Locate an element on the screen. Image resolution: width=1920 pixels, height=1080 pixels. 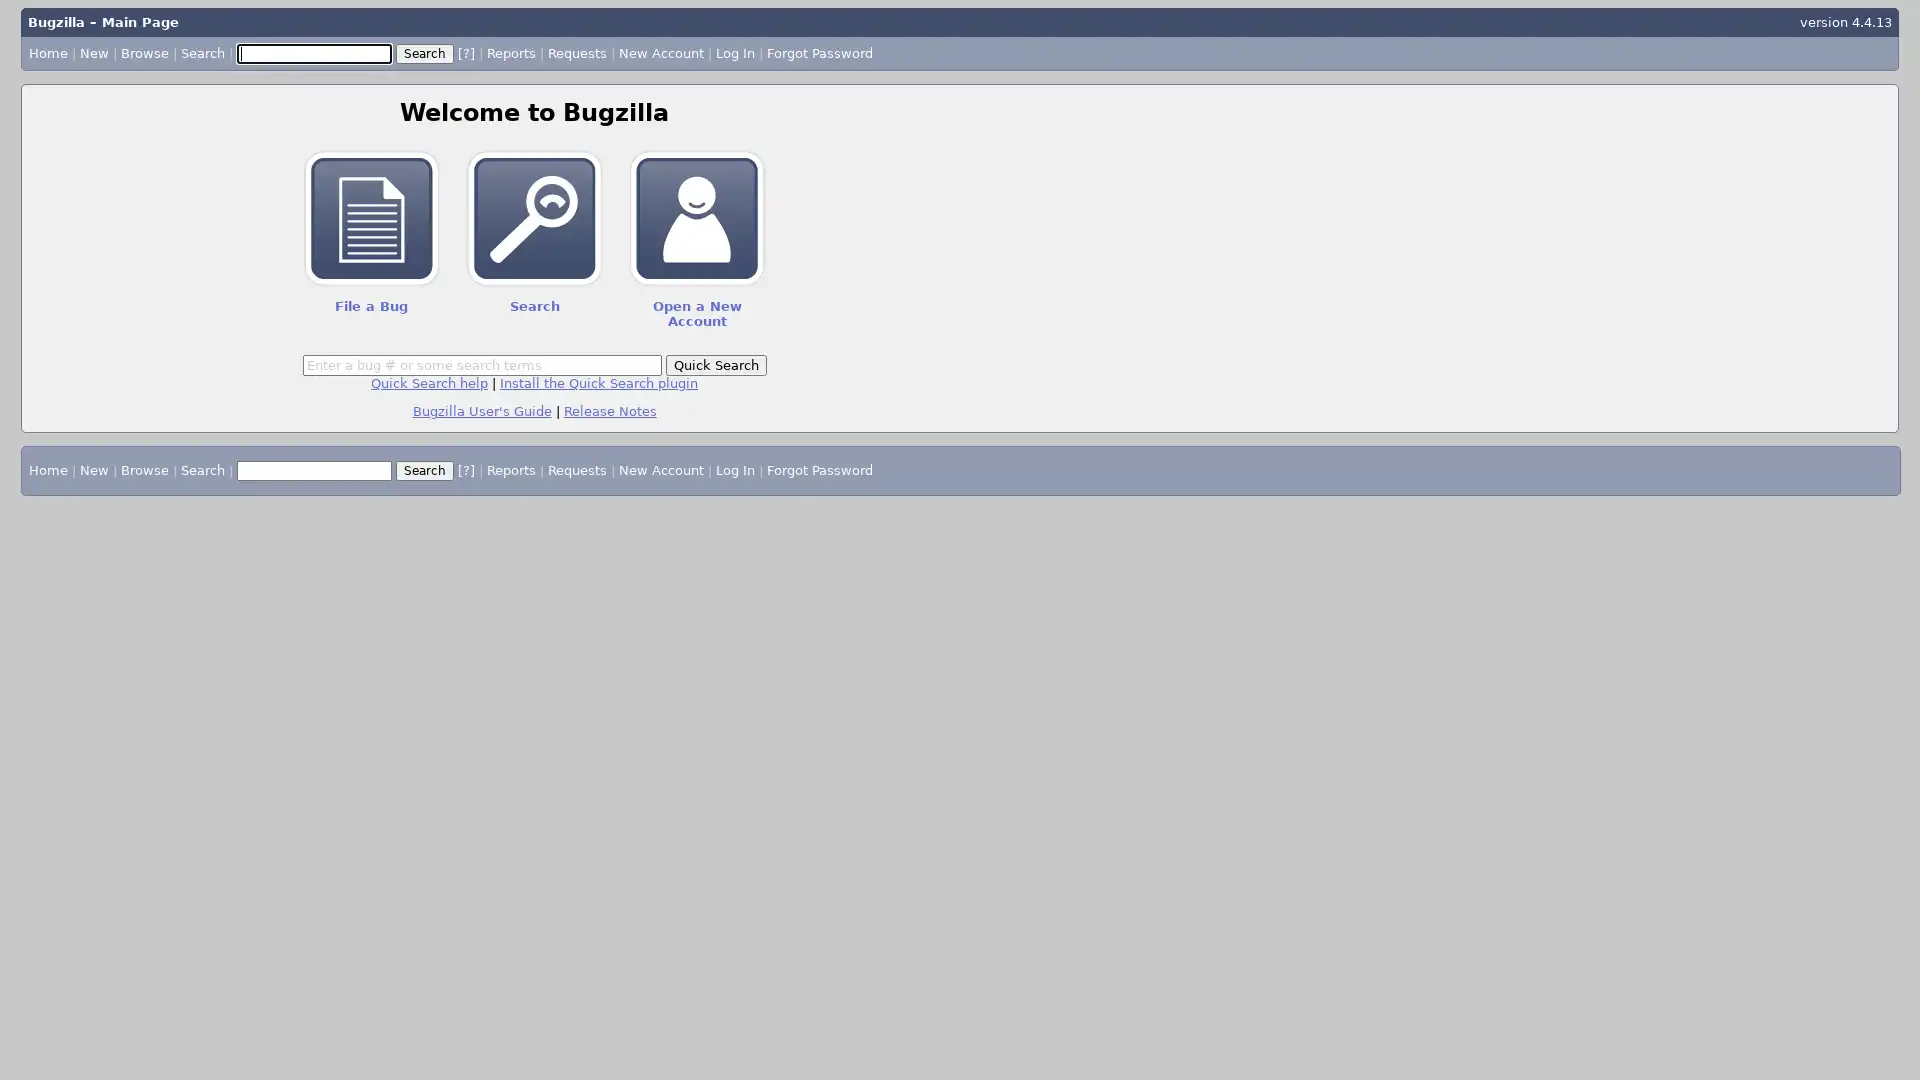
Search is located at coordinates (424, 470).